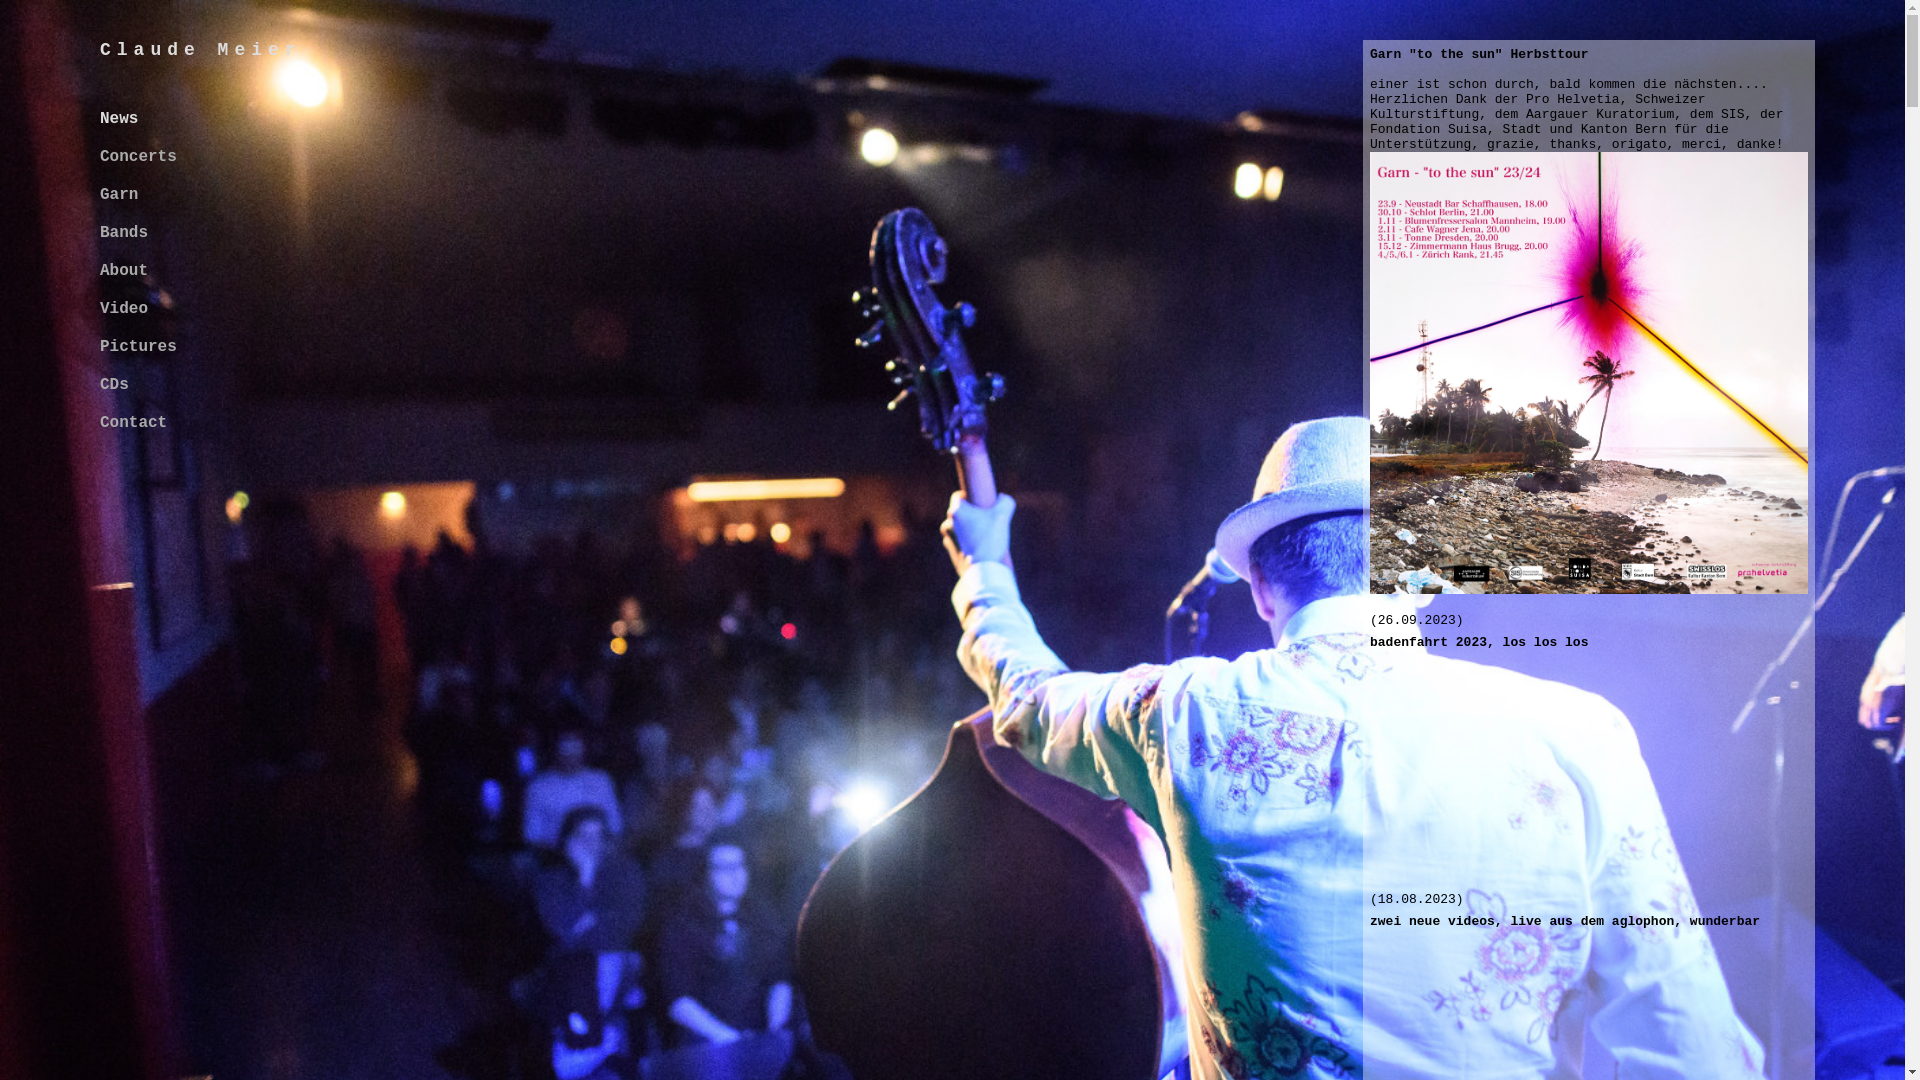  Describe the element at coordinates (99, 346) in the screenshot. I see `'Pictures'` at that location.